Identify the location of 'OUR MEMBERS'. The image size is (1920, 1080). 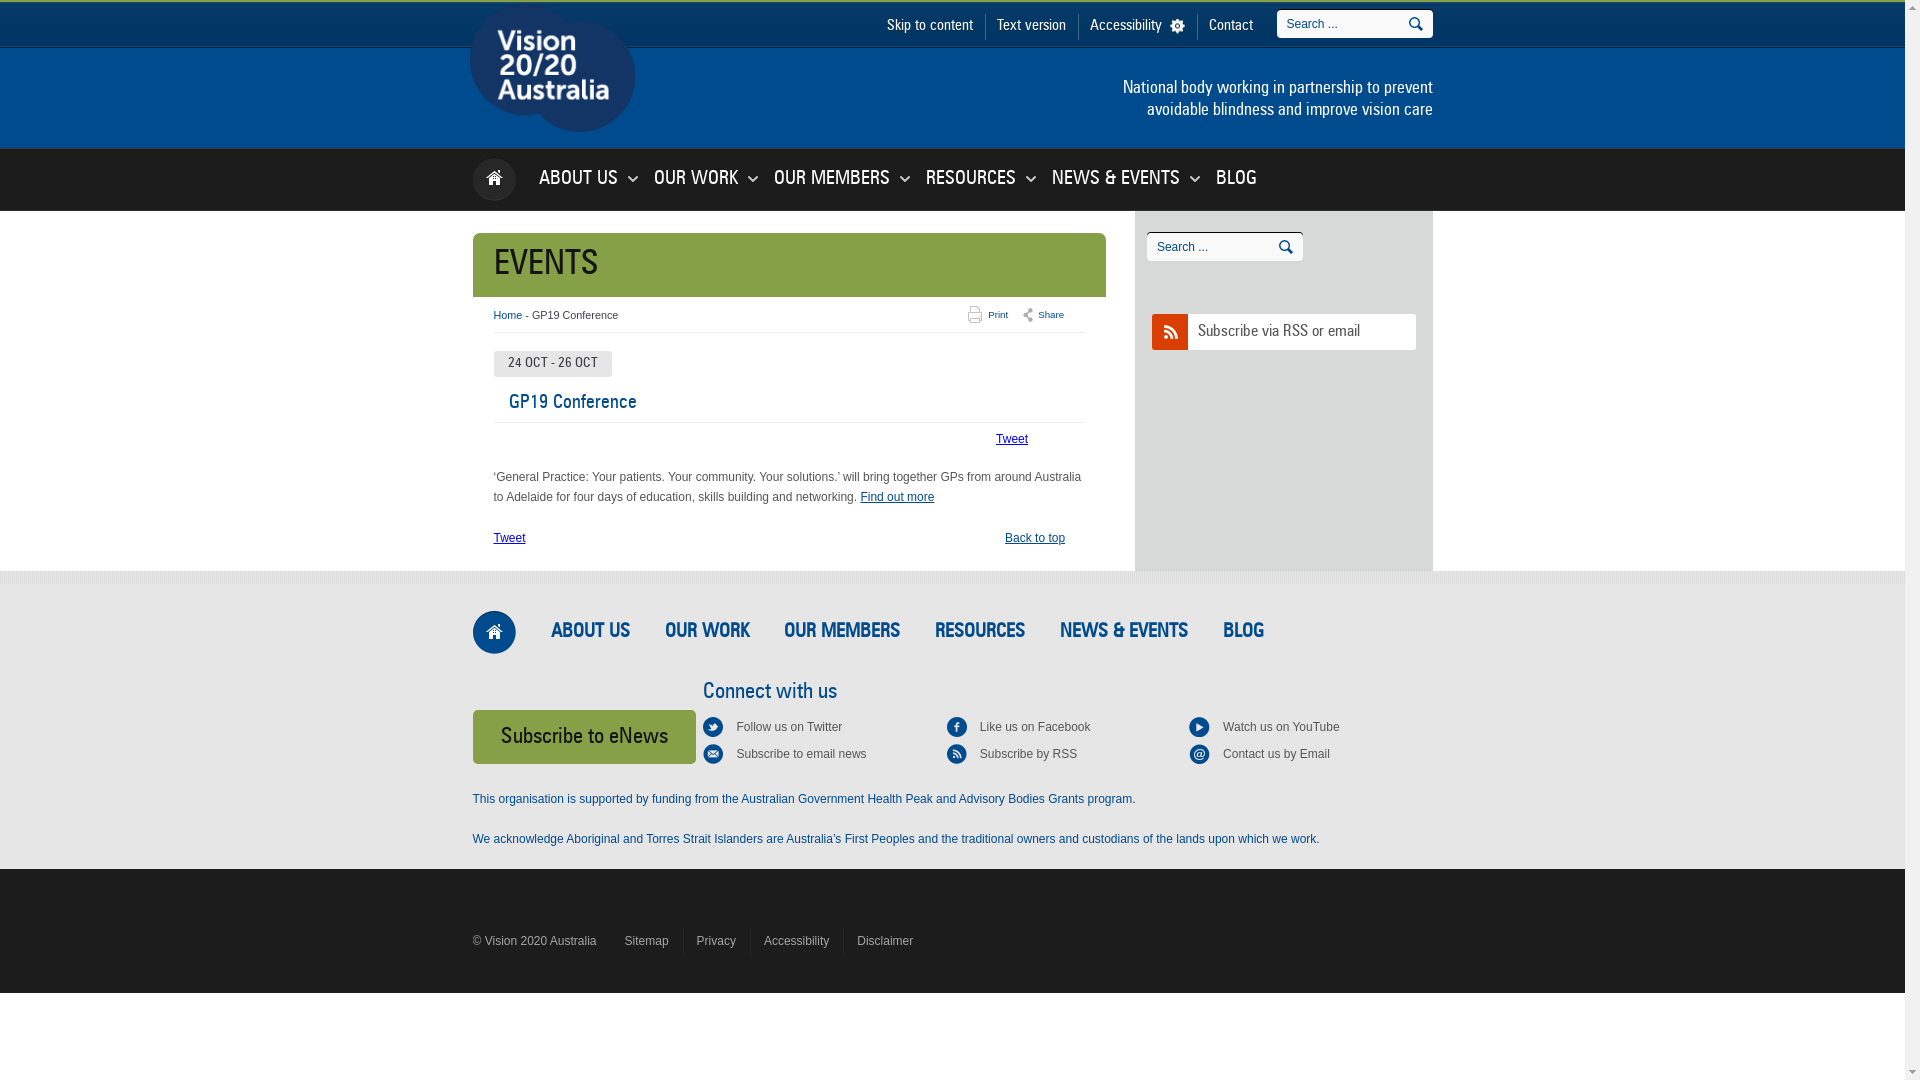
(831, 178).